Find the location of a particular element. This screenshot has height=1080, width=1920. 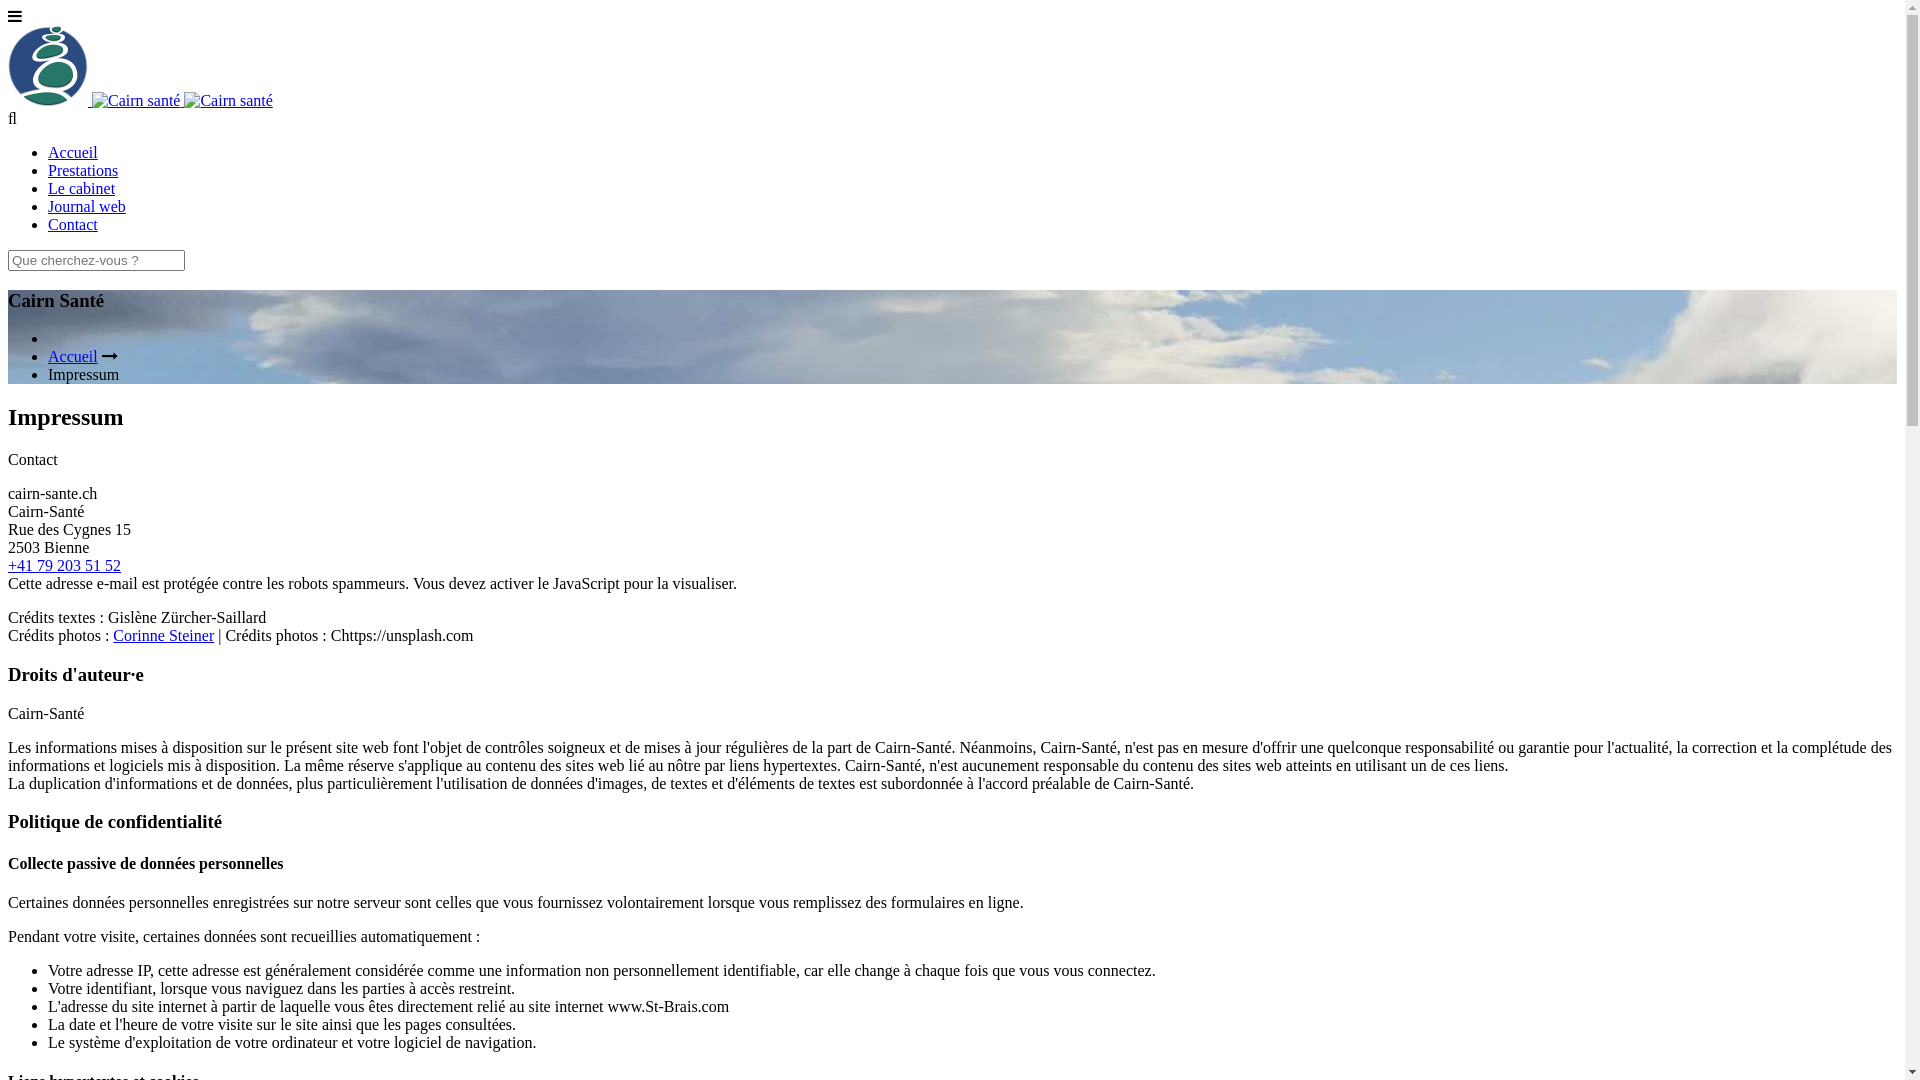

'Journal web' is located at coordinates (85, 206).